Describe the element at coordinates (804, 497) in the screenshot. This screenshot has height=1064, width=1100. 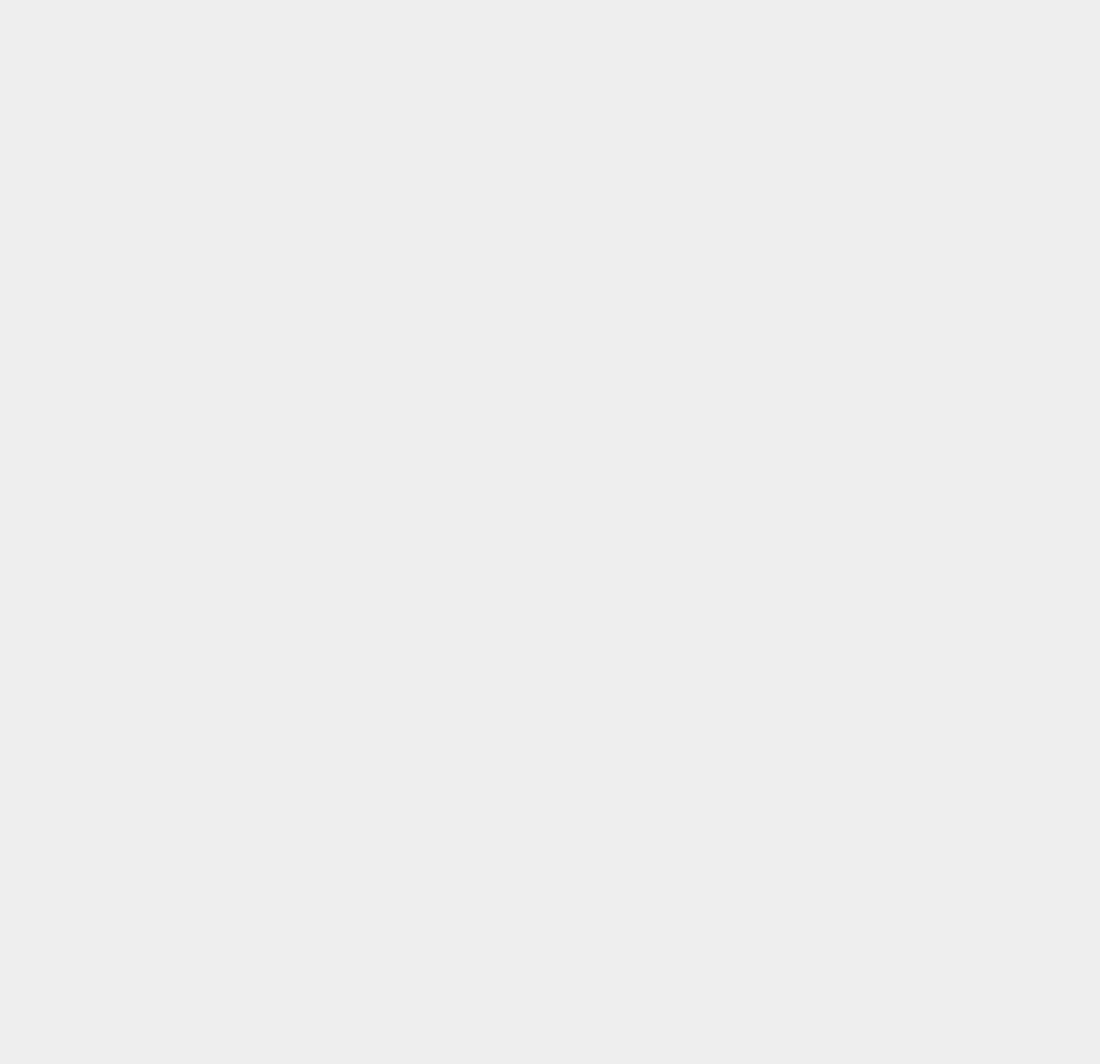
I see `'iPhone 6'` at that location.